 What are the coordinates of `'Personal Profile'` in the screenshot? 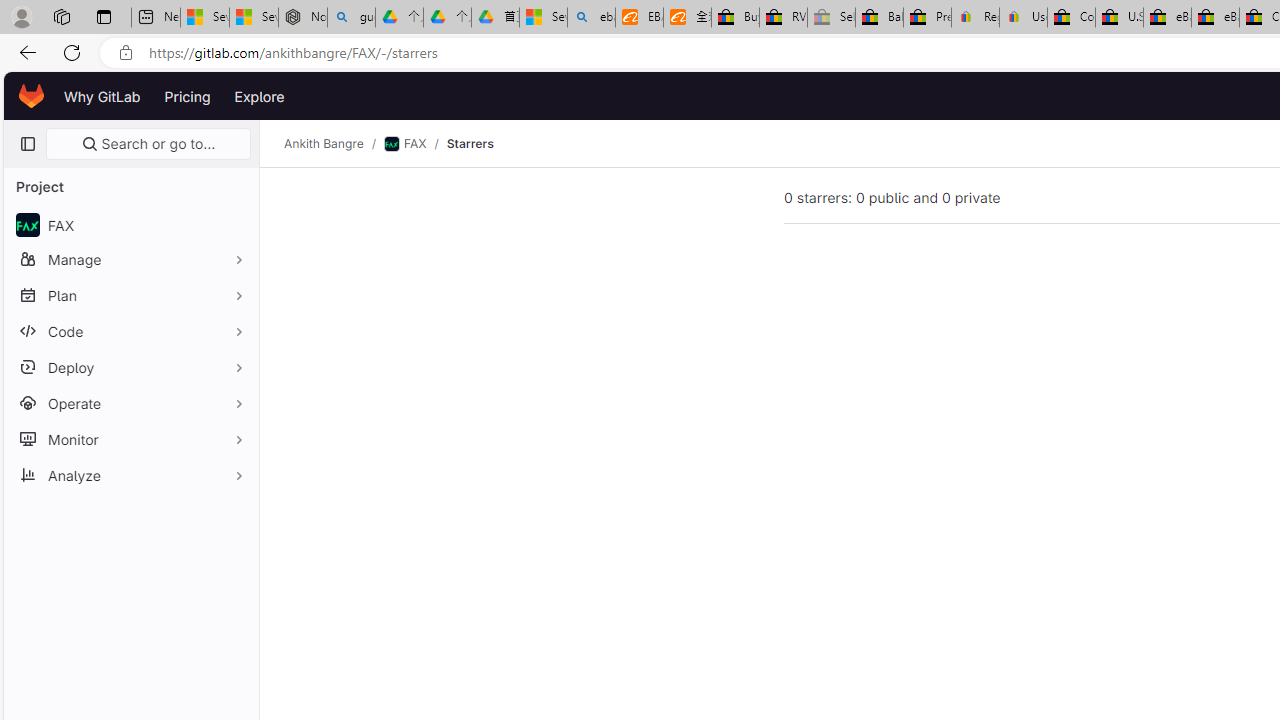 It's located at (21, 16).